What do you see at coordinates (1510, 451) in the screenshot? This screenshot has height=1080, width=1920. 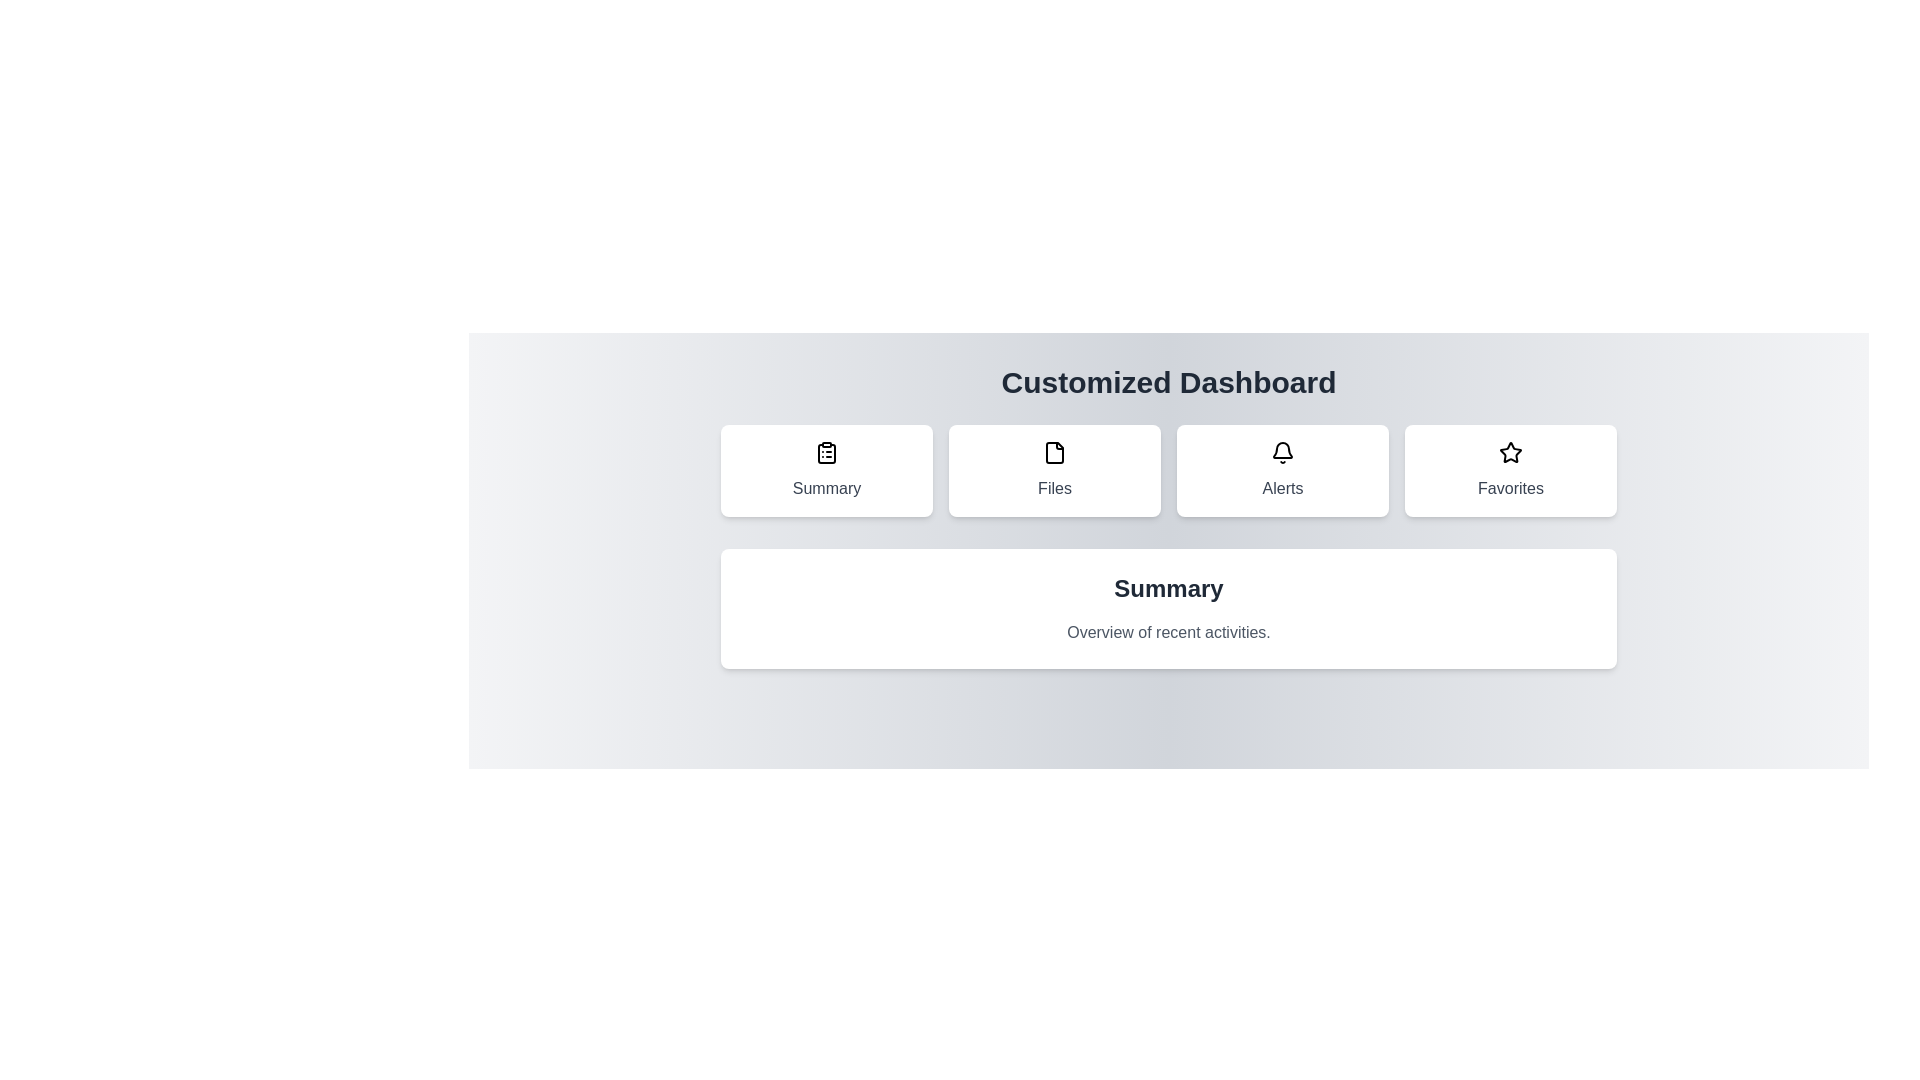 I see `the 'Favorites' icon located as the fourth button in the row of options on the dashboard` at bounding box center [1510, 451].